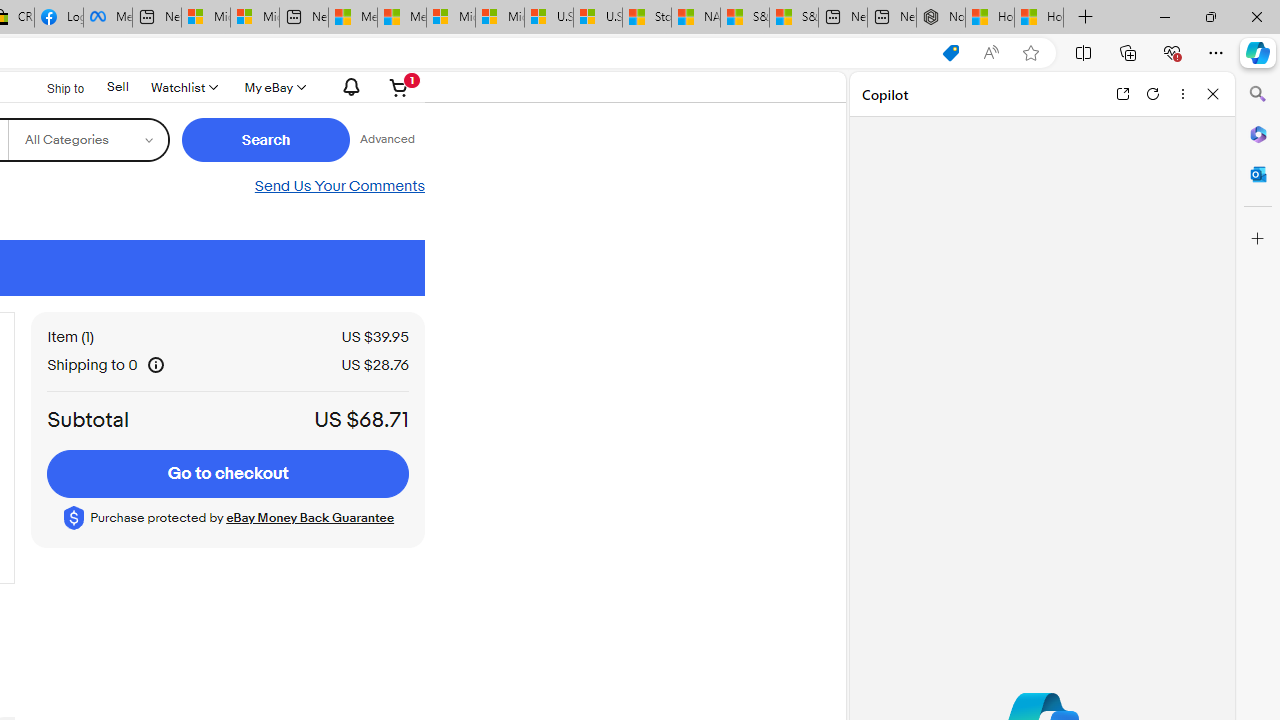  What do you see at coordinates (349, 86) in the screenshot?
I see `'AutomationID: gh-eb-Alerts'` at bounding box center [349, 86].